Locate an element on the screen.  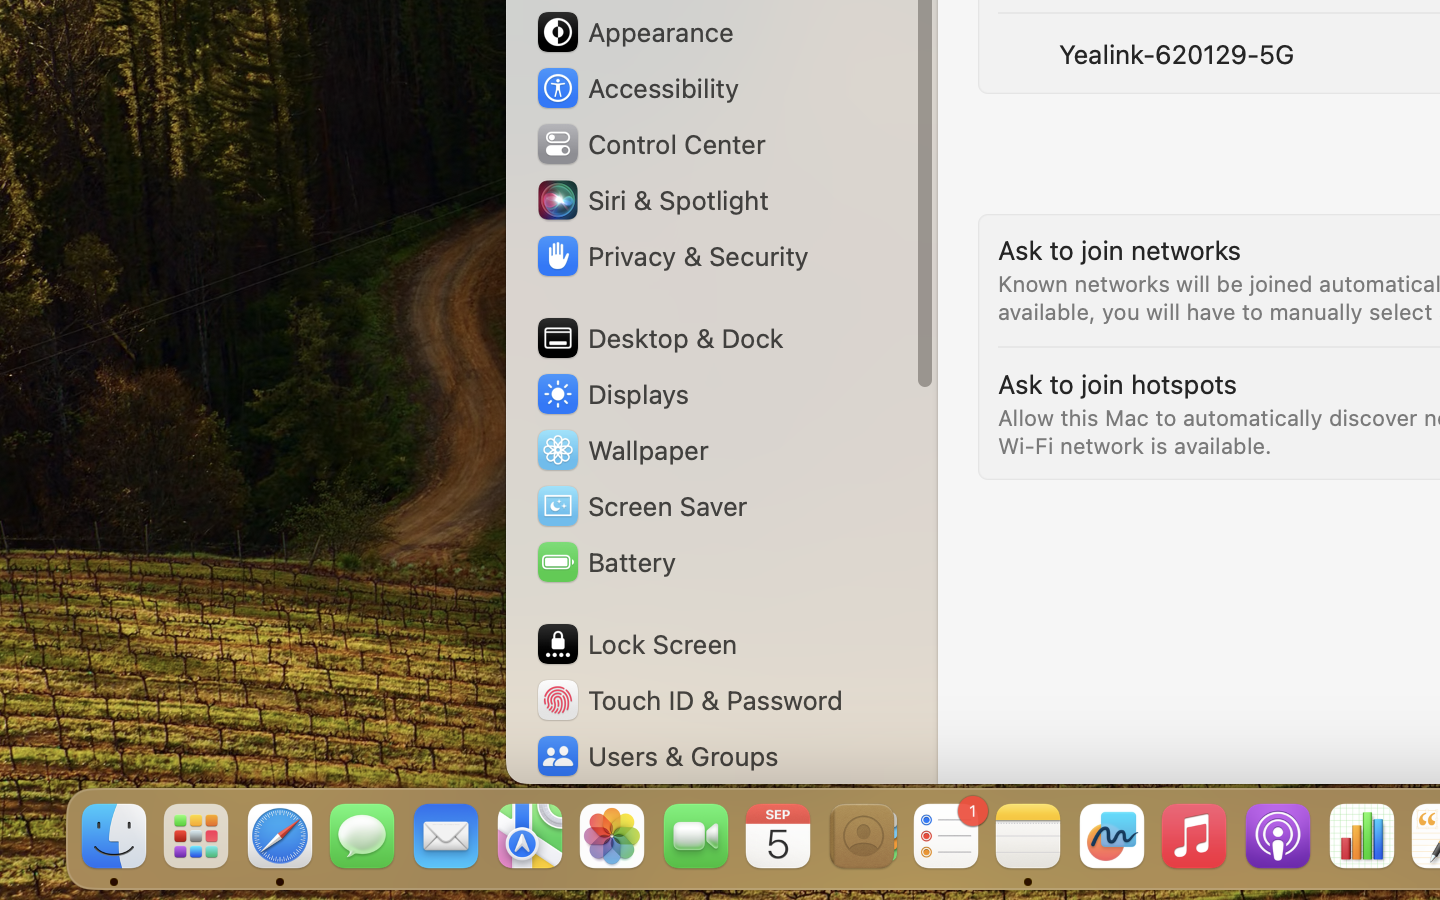
'Battery' is located at coordinates (603, 560).